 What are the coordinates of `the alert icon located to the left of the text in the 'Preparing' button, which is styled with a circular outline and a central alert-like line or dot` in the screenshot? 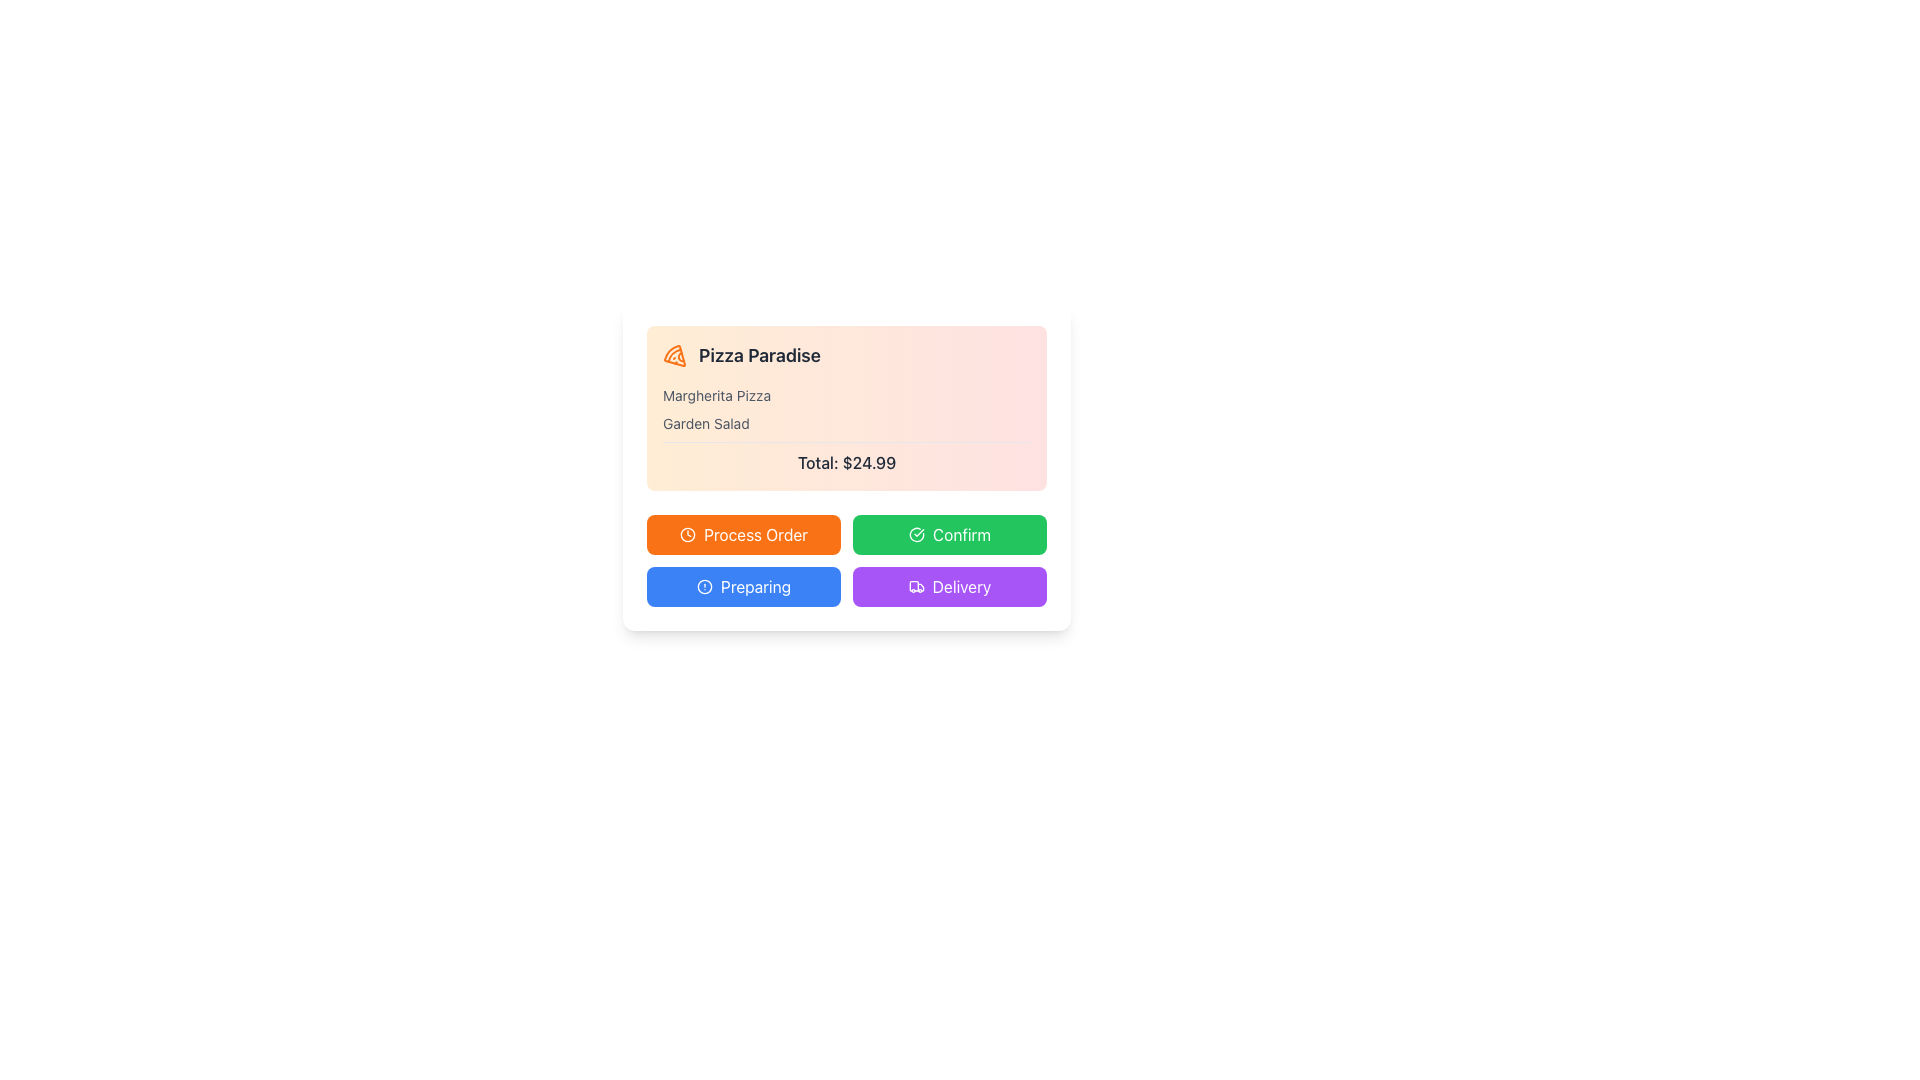 It's located at (705, 585).